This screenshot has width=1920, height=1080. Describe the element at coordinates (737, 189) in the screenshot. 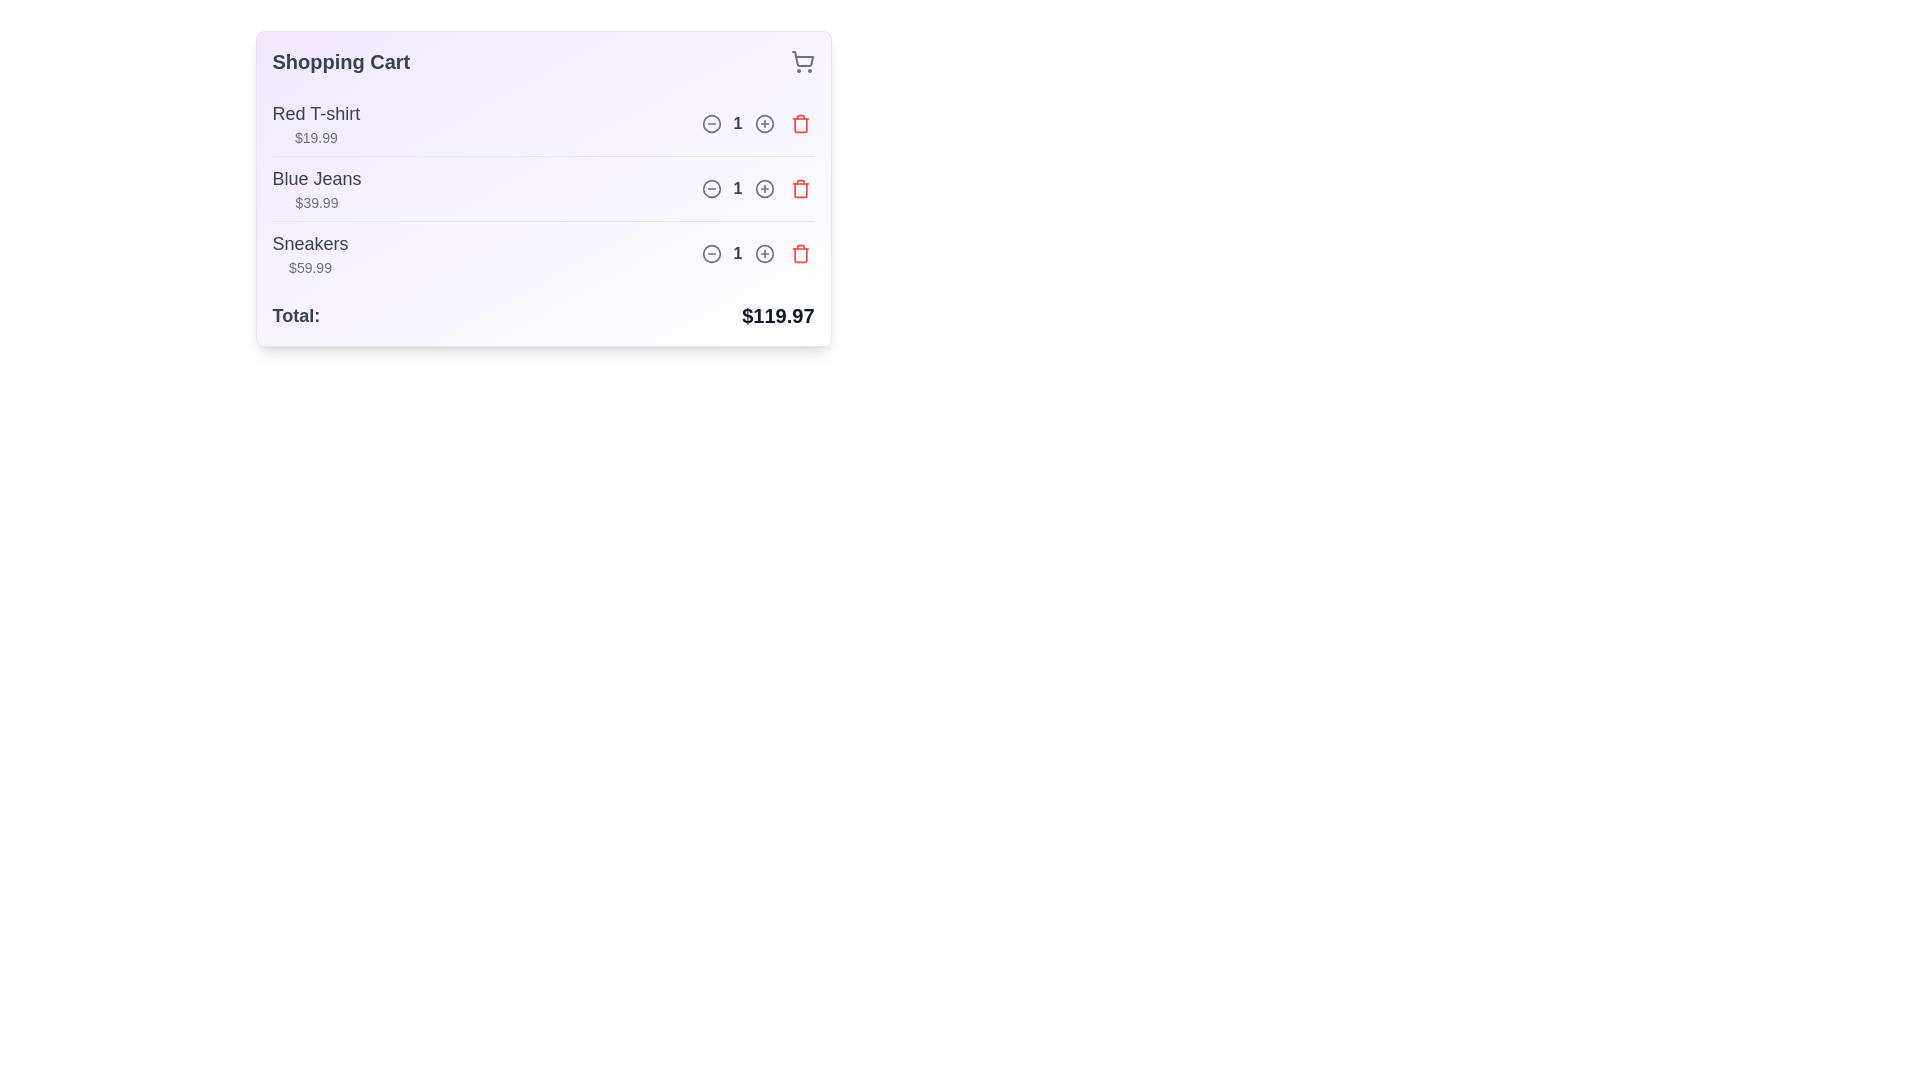

I see `the static text element displaying the number '1', which is styled with a bold font and grey color, located between the decrement and increment buttons in the quantity adjustment interface` at that location.